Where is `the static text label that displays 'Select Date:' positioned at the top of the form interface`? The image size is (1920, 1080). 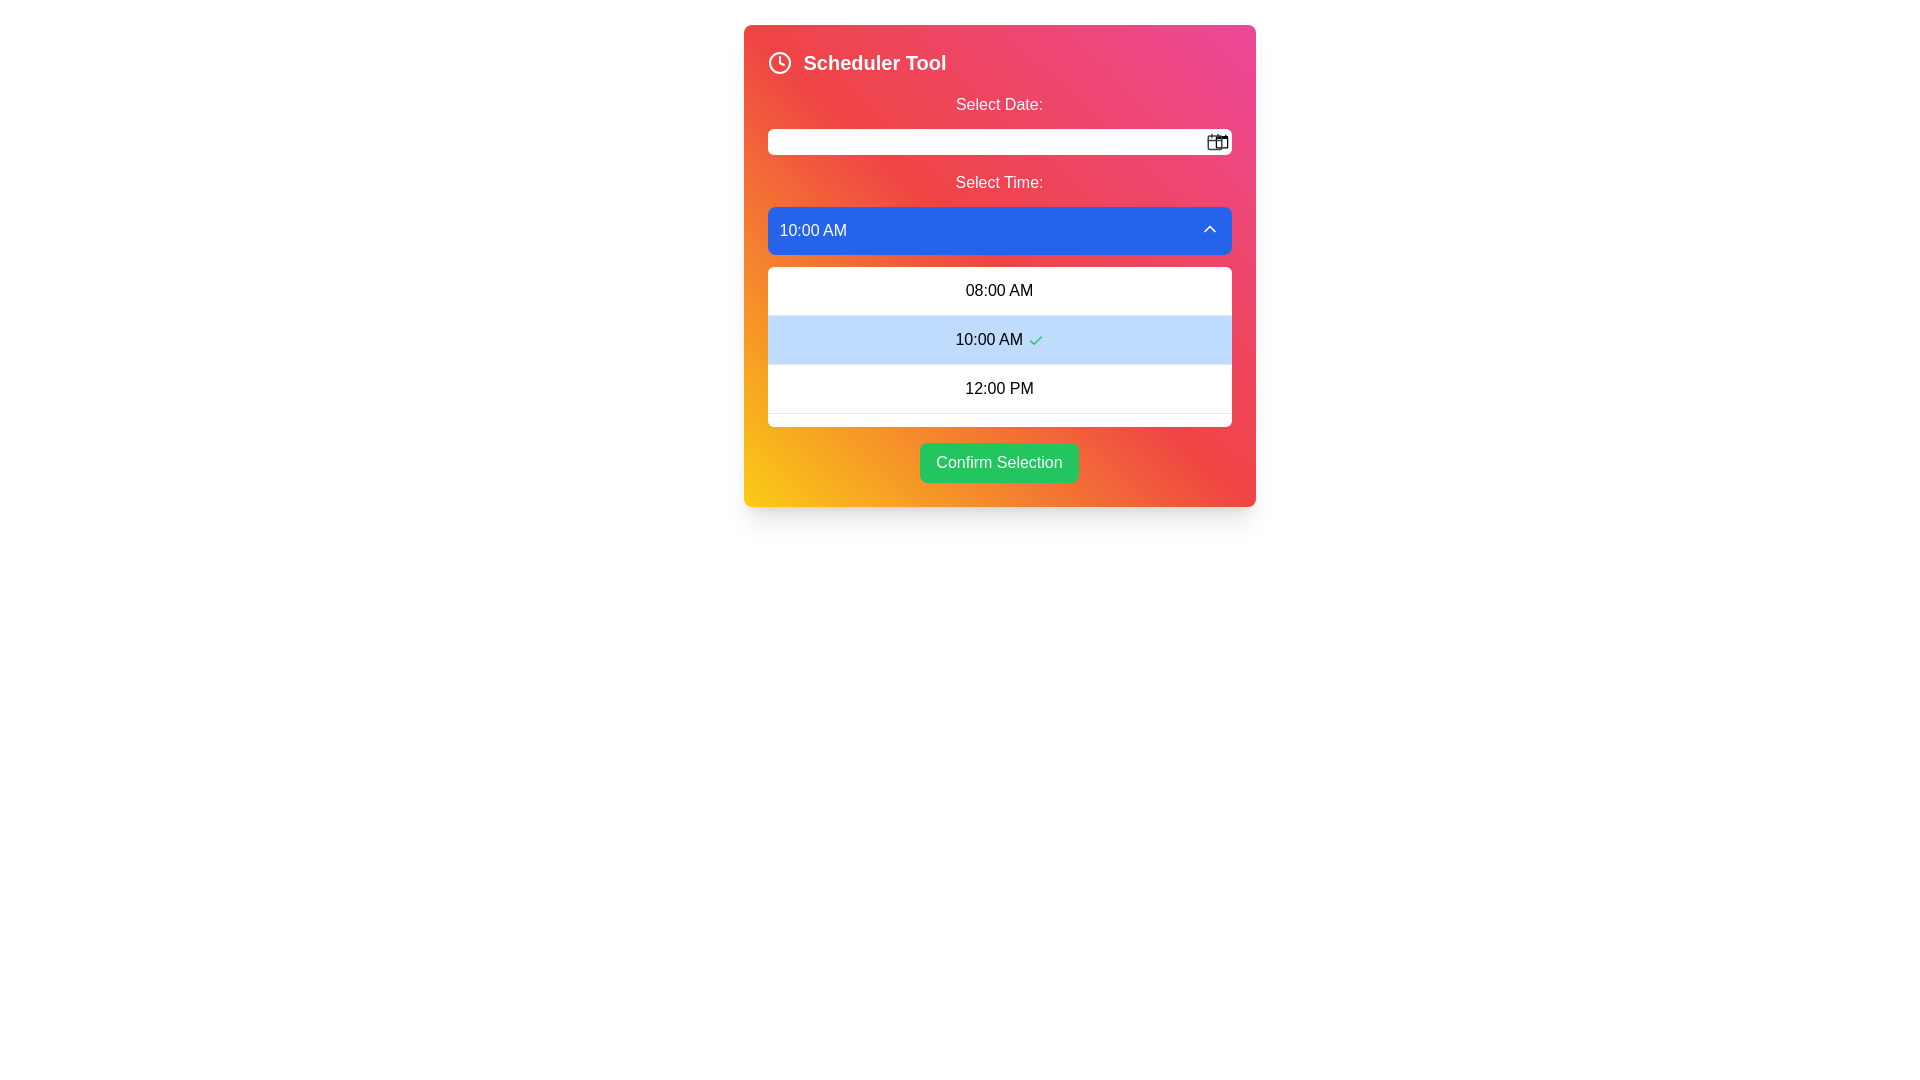
the static text label that displays 'Select Date:' positioned at the top of the form interface is located at coordinates (999, 104).